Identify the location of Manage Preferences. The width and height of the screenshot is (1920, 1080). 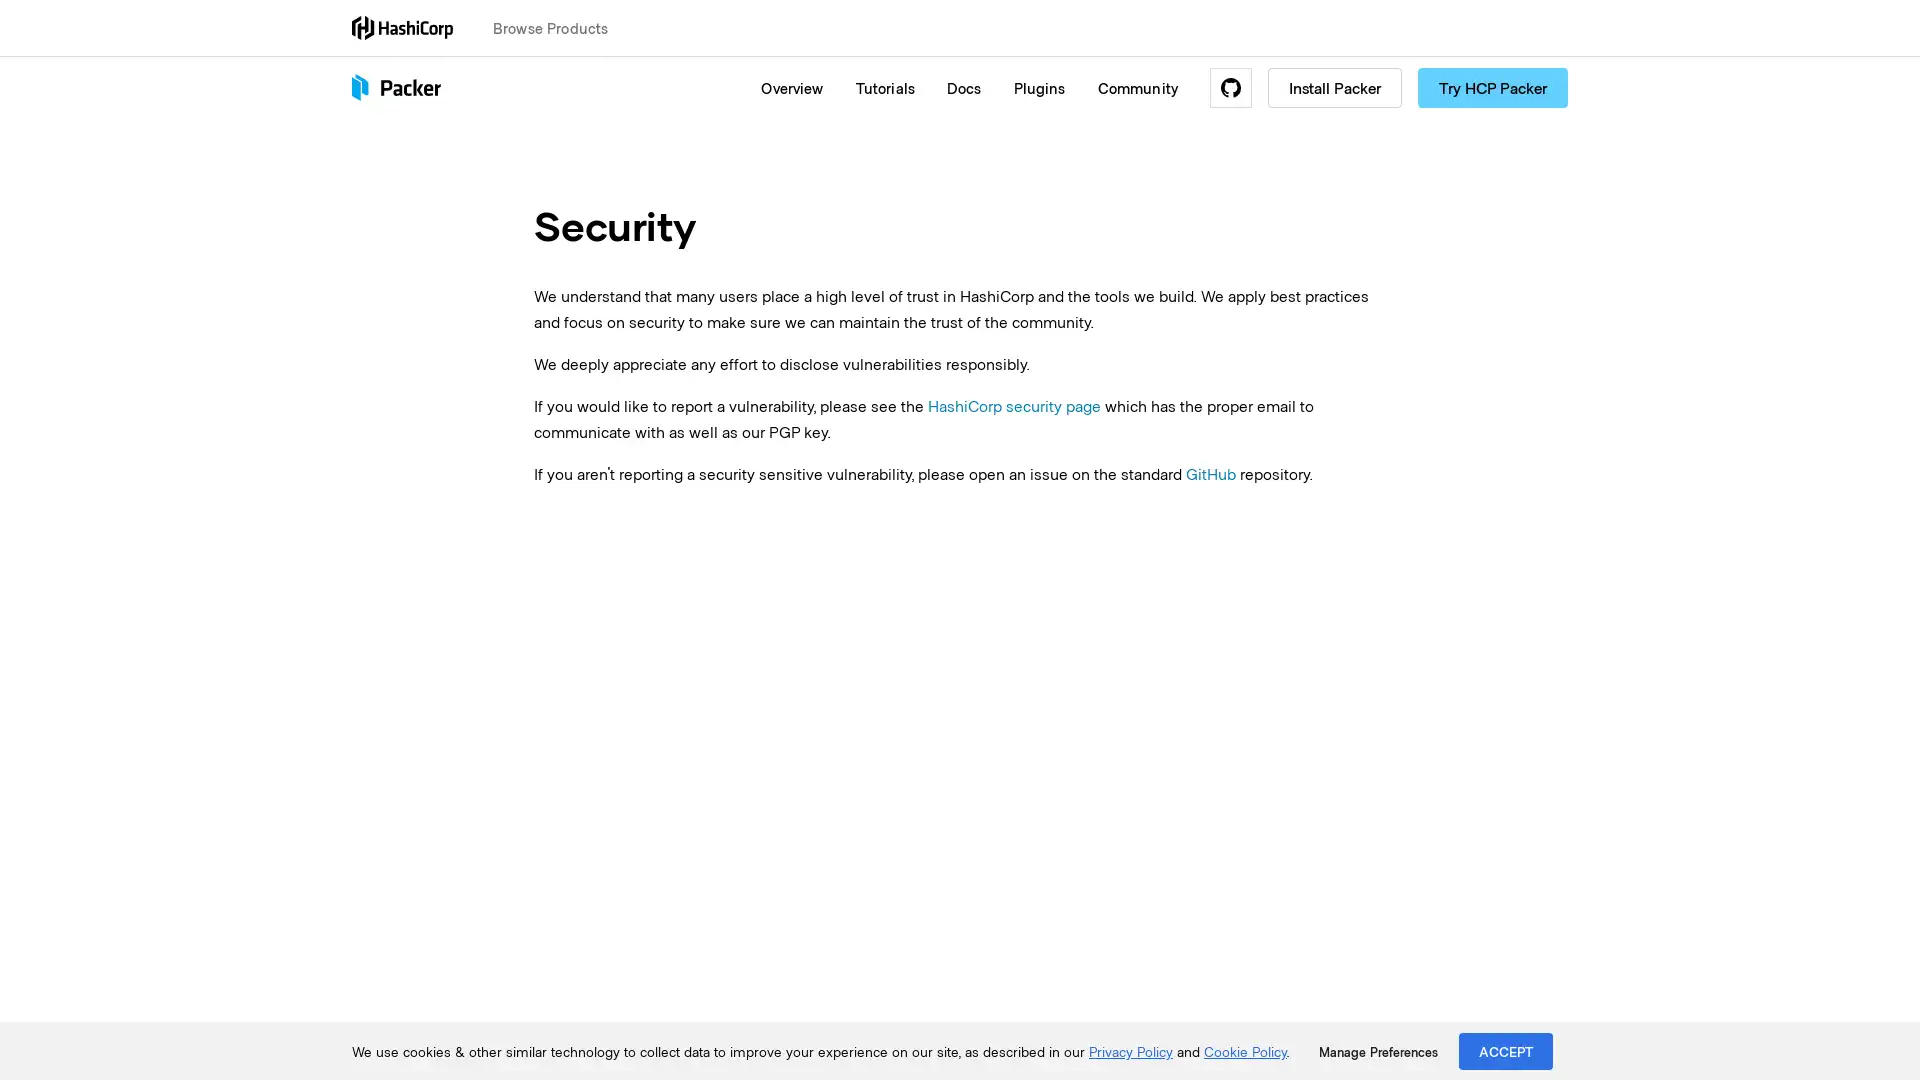
(1377, 1051).